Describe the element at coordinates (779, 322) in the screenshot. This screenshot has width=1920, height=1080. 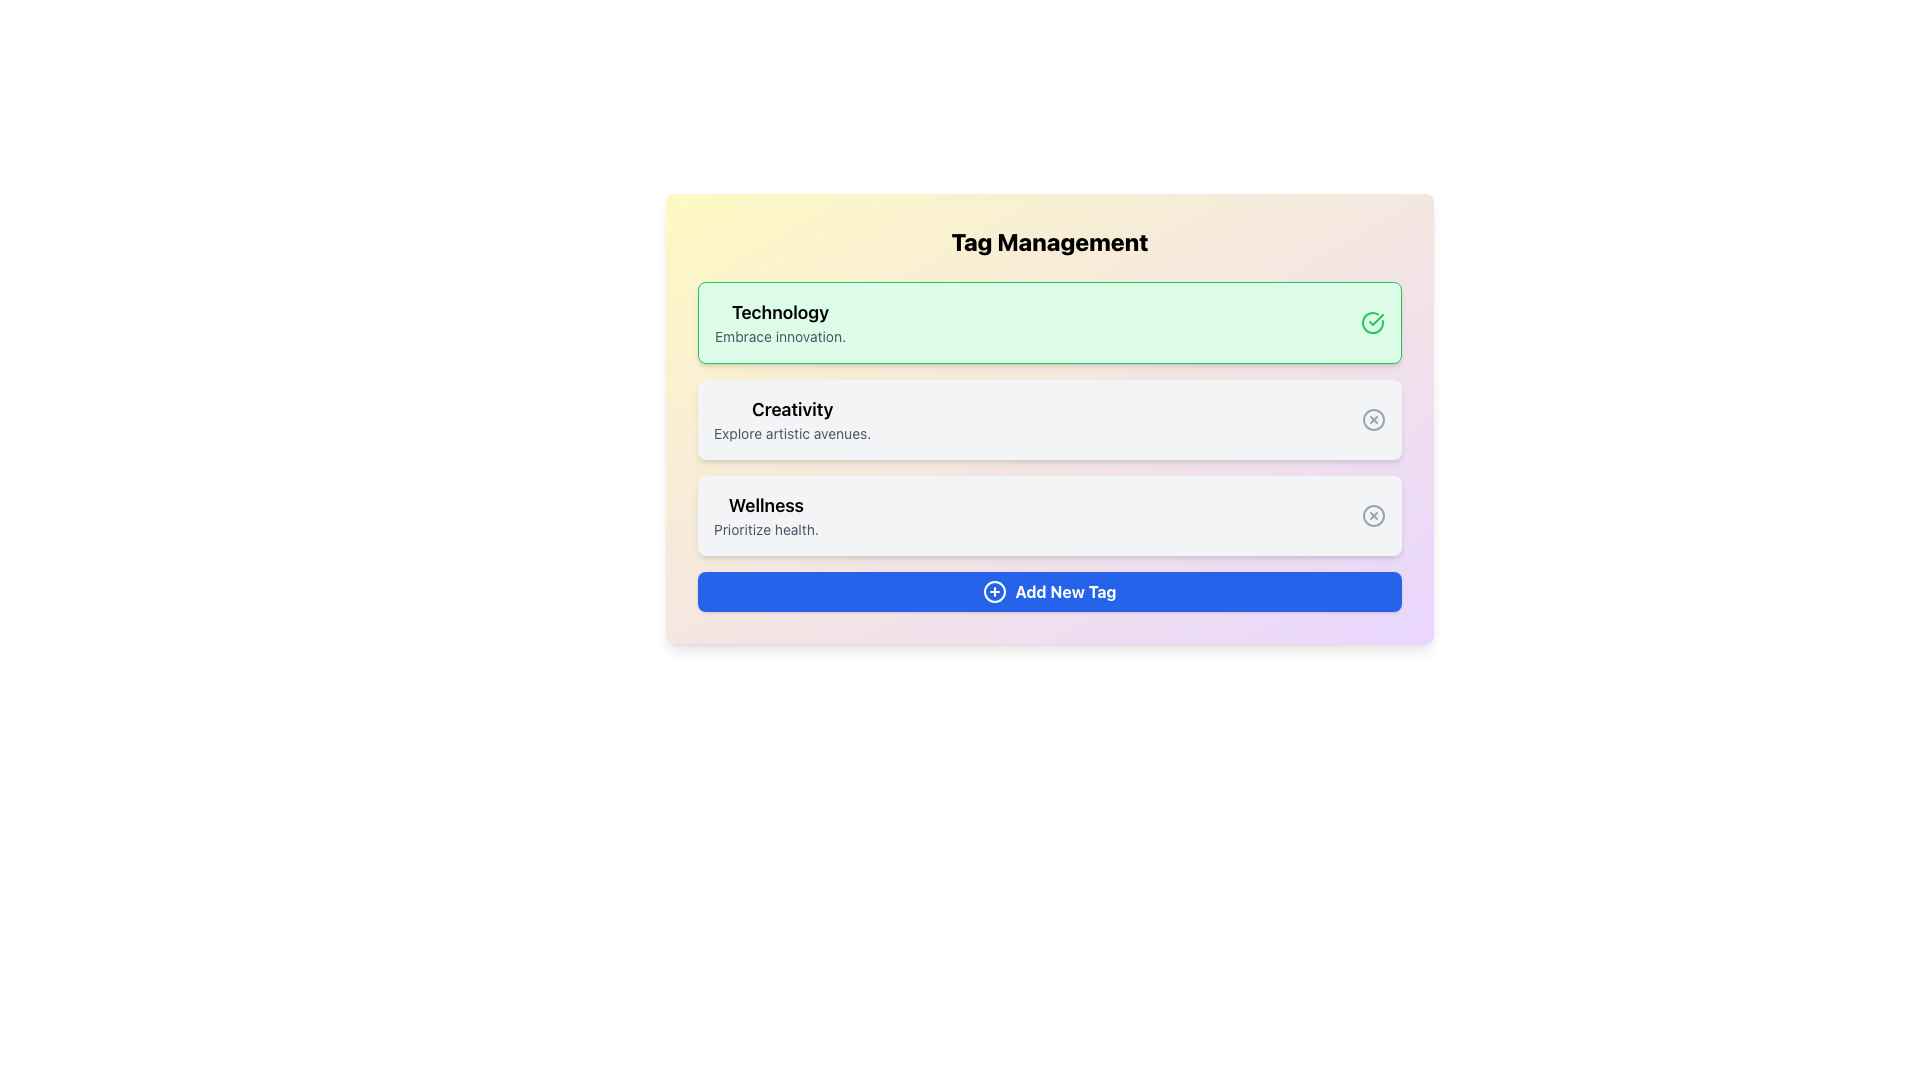
I see `the Text Display element that shows 'Technology' in bold and 'Embrace innovation.' in a smaller font, which is part of the topmost card in the 'Tag Management' section` at that location.